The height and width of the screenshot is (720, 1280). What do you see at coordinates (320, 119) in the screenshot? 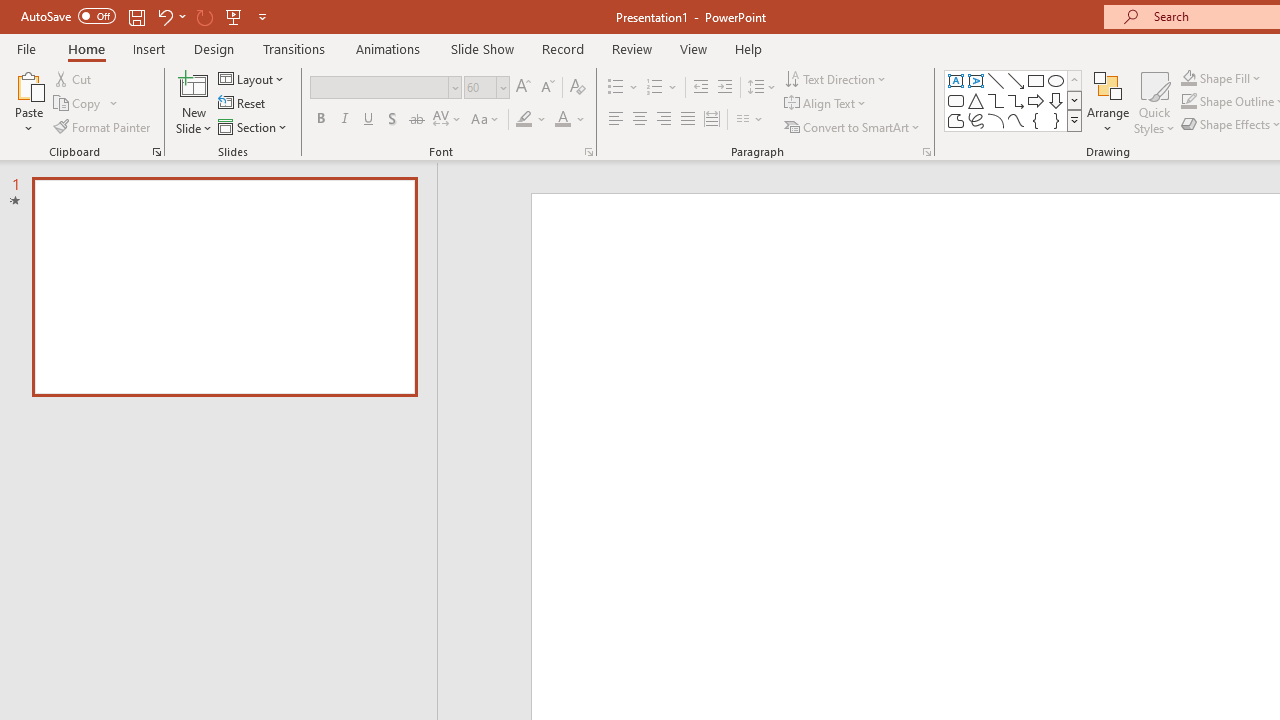
I see `'Bold'` at bounding box center [320, 119].